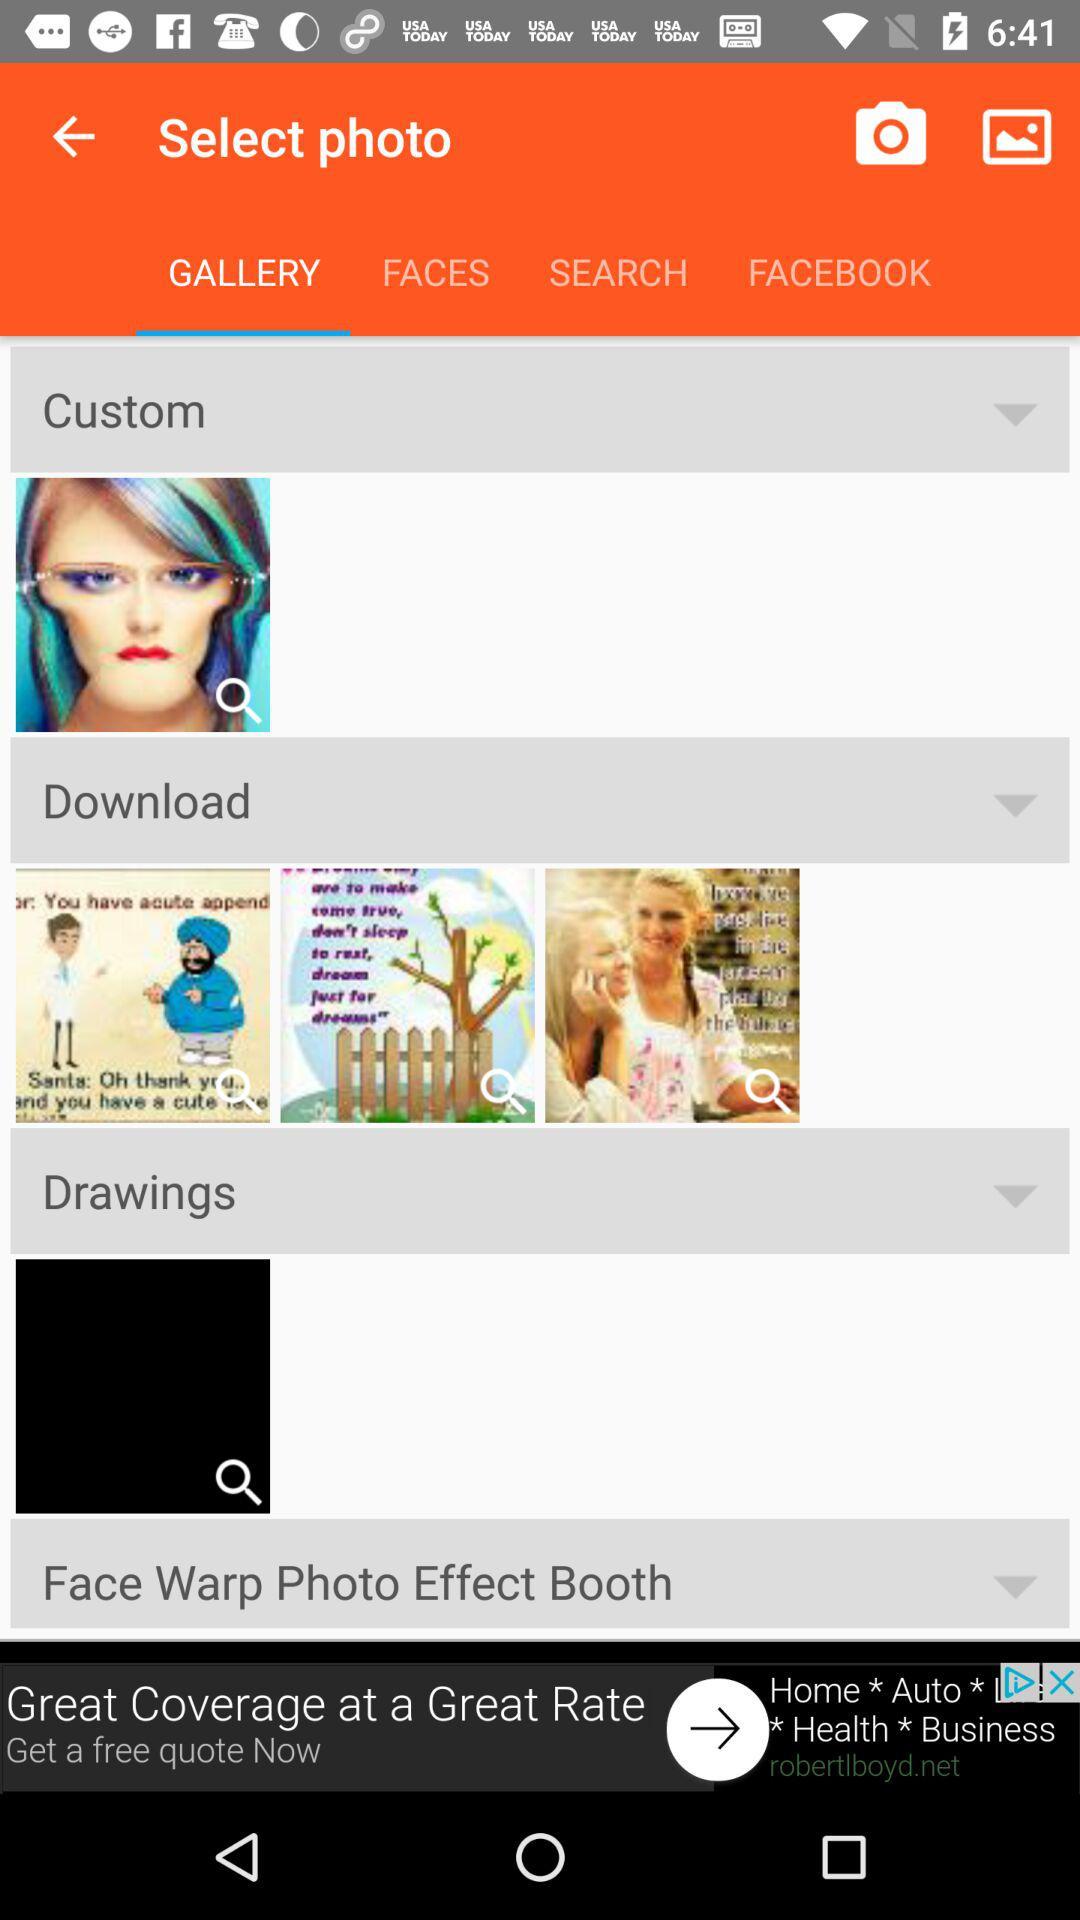  I want to click on search in the option, so click(766, 1090).